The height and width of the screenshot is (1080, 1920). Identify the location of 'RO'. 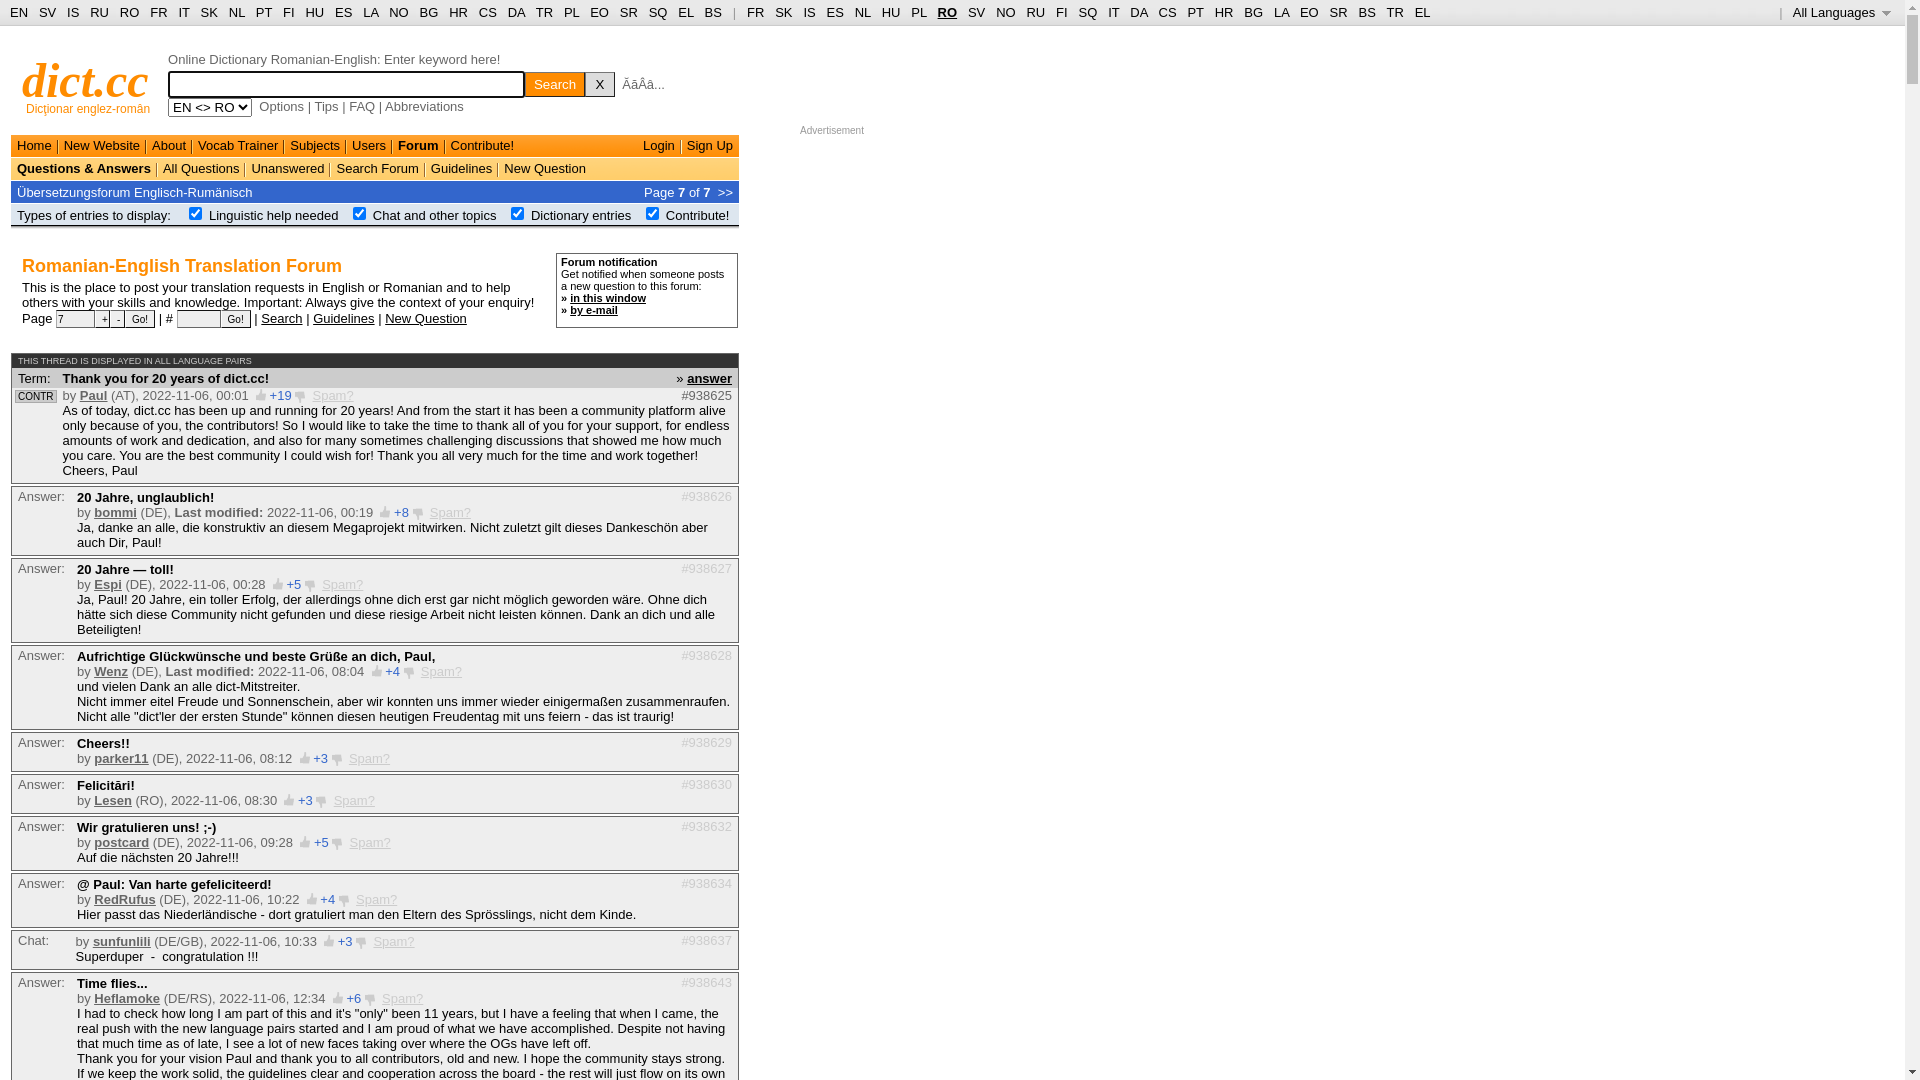
(128, 12).